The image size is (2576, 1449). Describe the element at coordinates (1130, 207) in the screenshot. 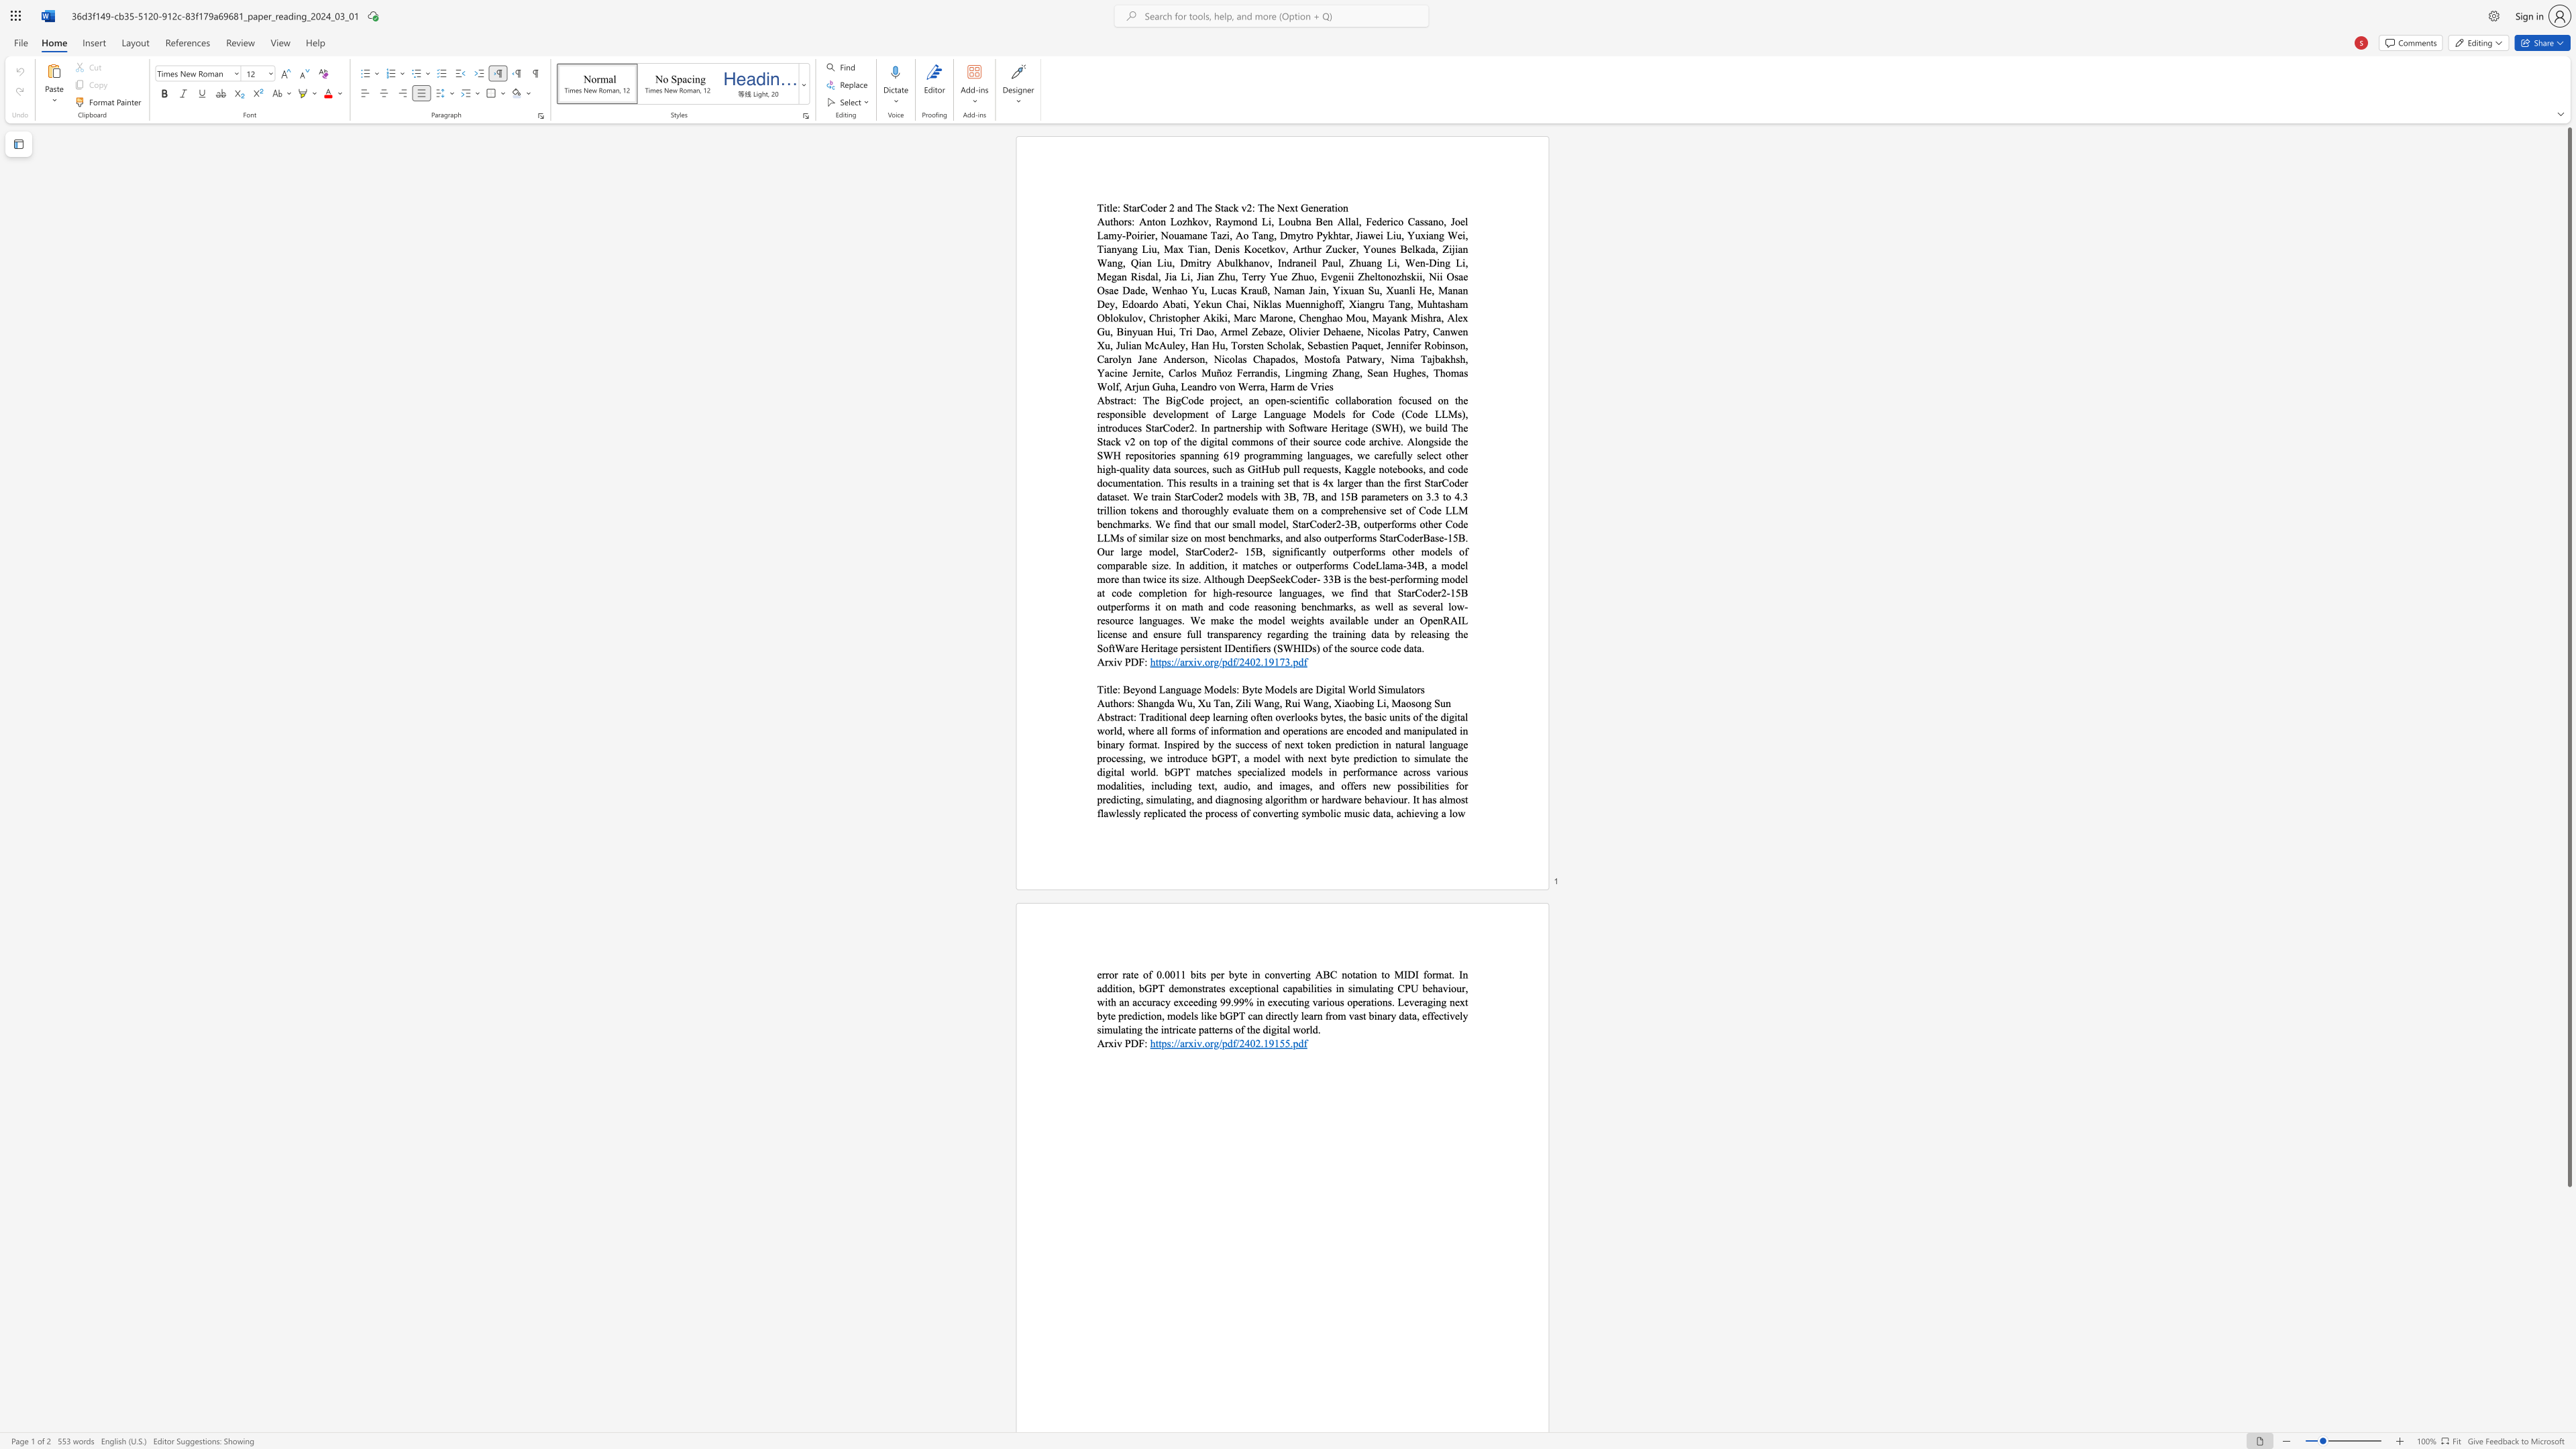

I see `the subset text "arCoder 2 and The Stack v2: Th" within the text "StarCoder 2 and The Stack v2: The Next Generation"` at that location.